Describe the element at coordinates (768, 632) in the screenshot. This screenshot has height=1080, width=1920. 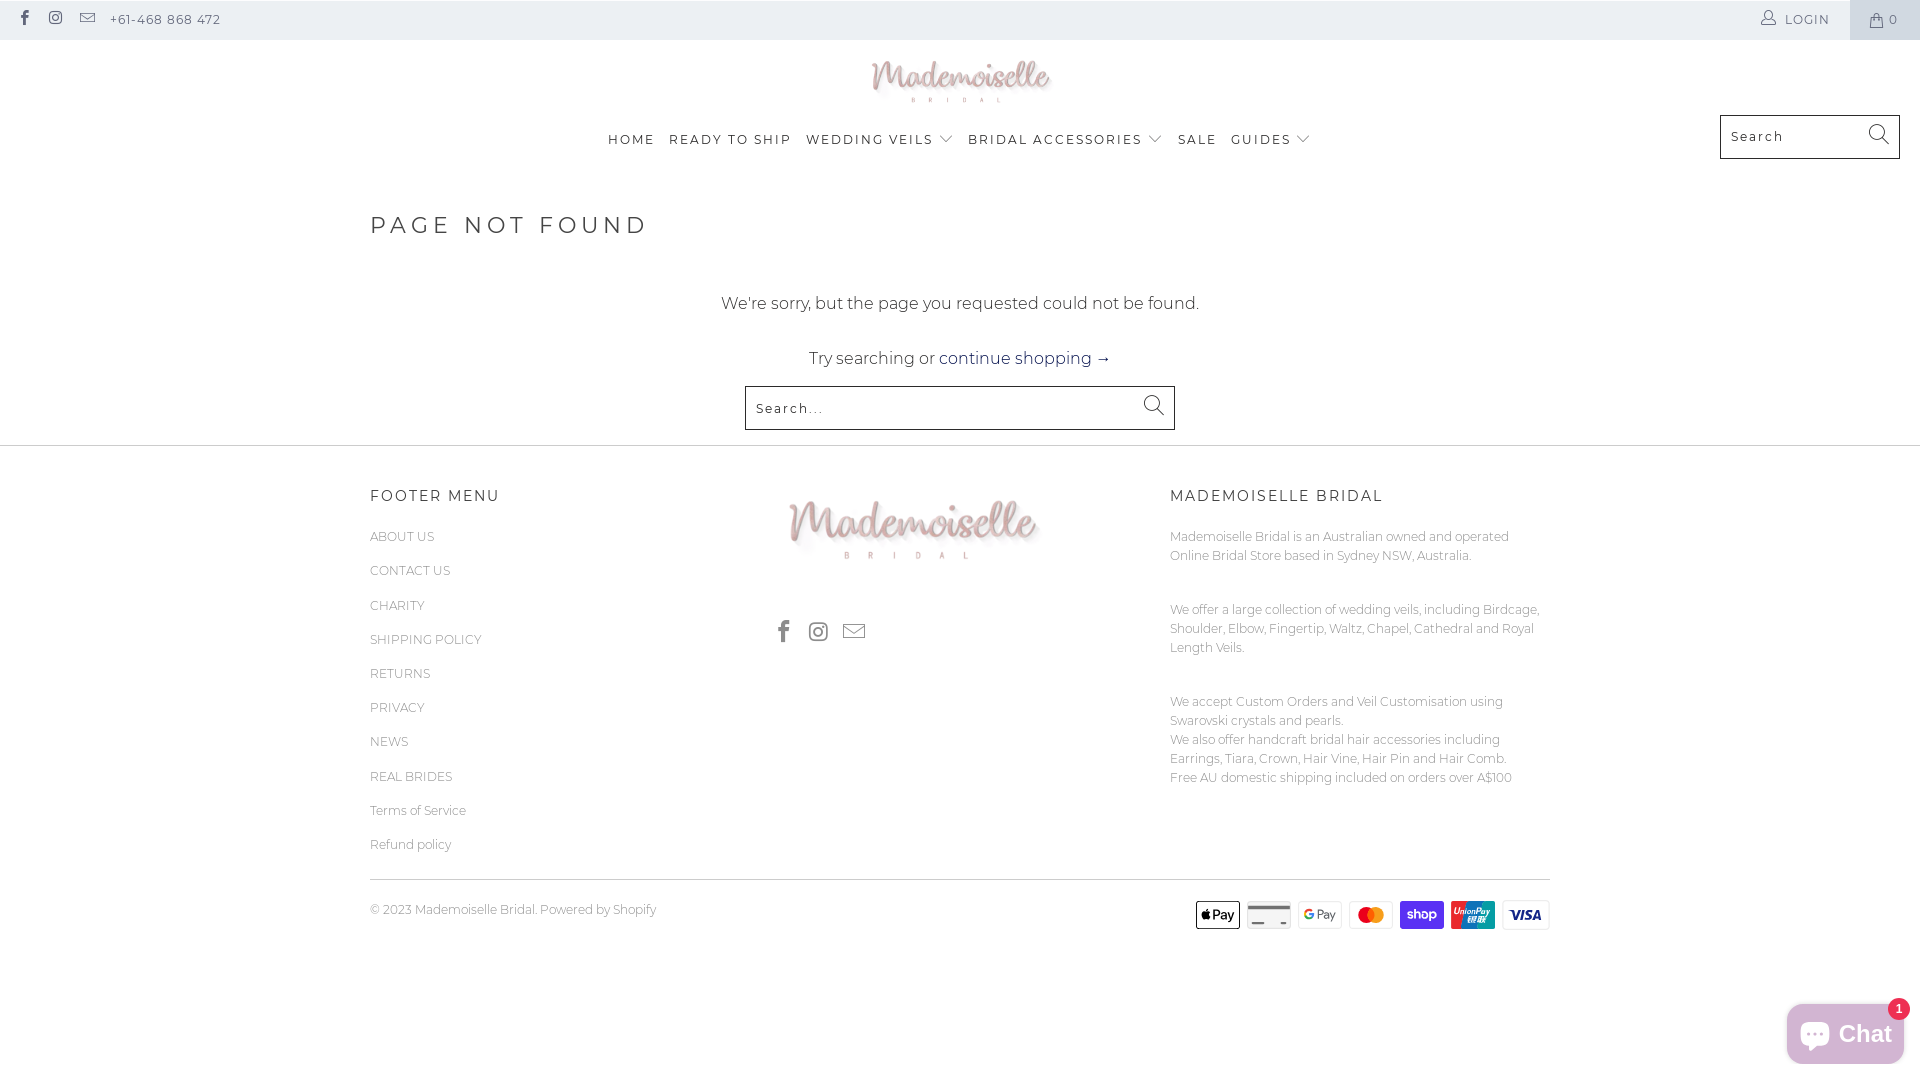
I see `'Mademoiselle Bridal on Facebook'` at that location.